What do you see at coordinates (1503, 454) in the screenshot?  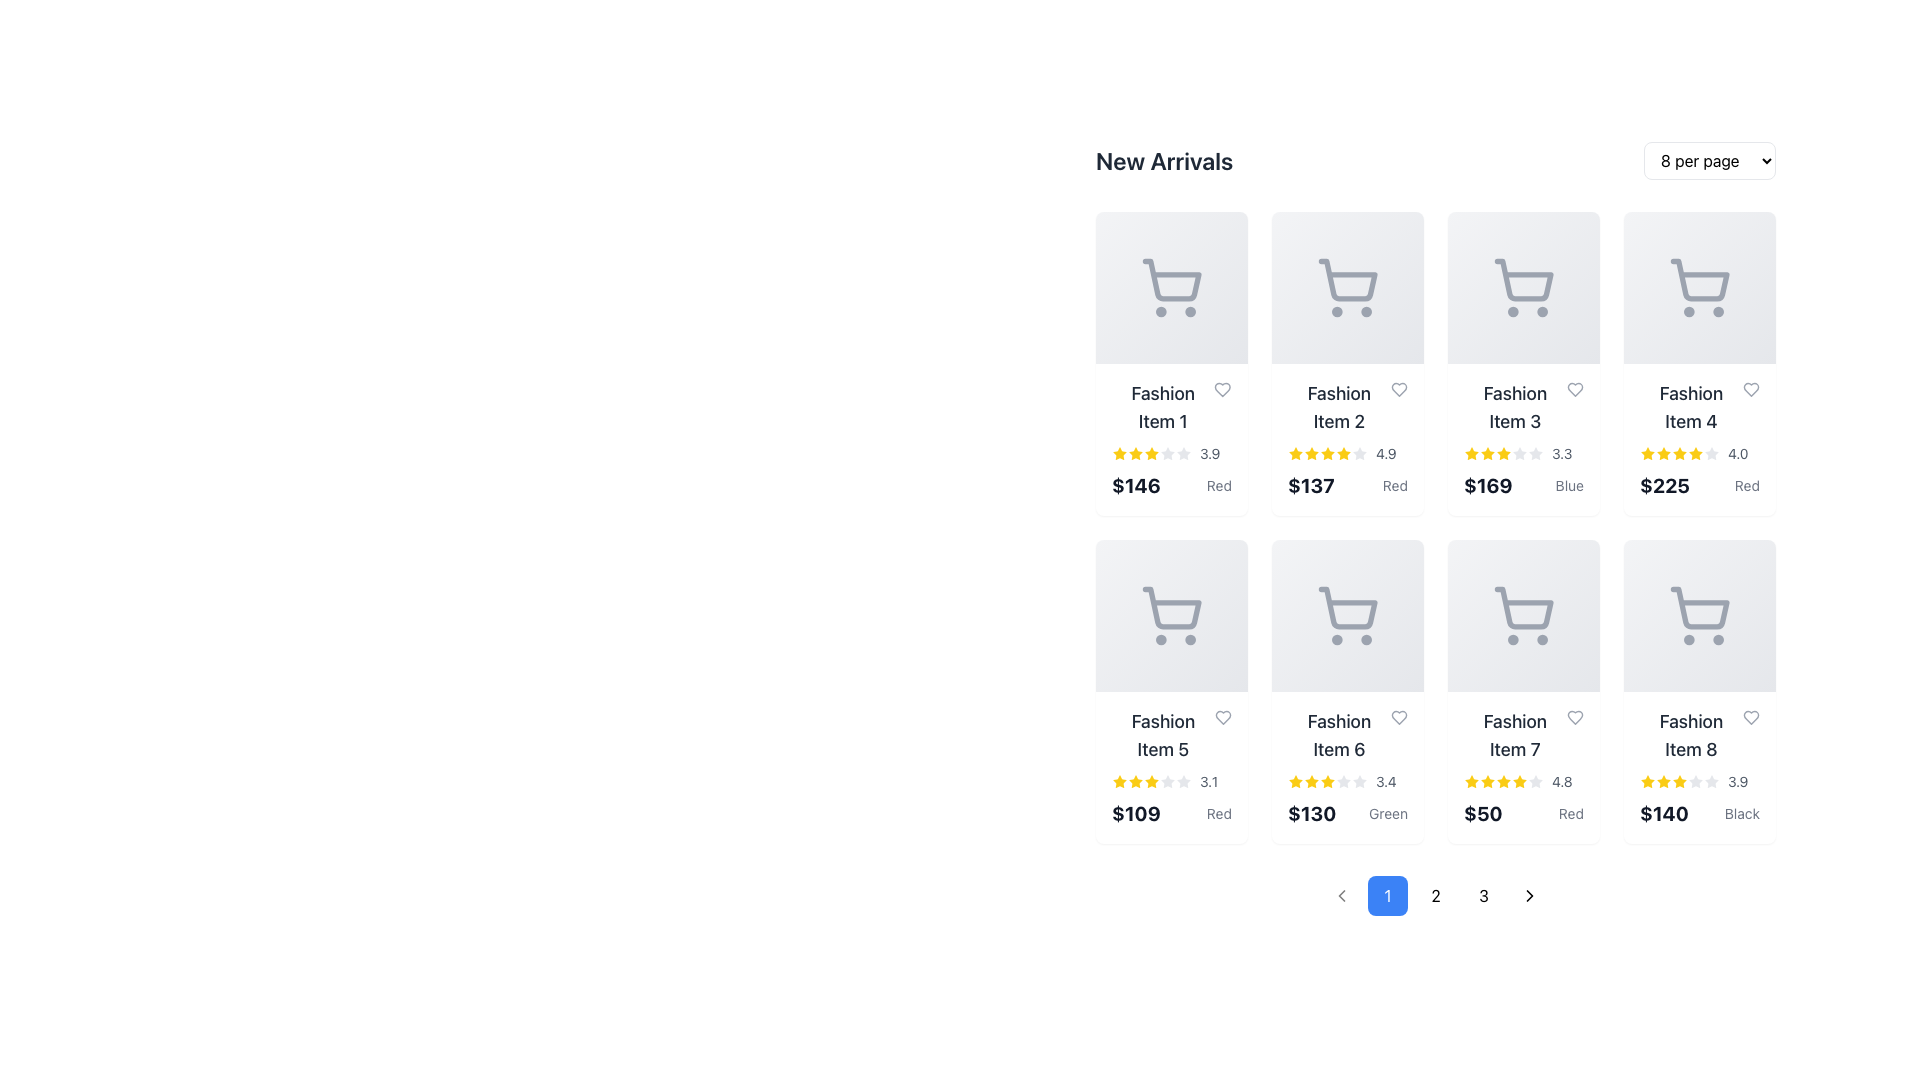 I see `the fourth yellow star icon in the rating visualization for the 'Fashion Item 3' product card, located in the second column of the first row` at bounding box center [1503, 454].